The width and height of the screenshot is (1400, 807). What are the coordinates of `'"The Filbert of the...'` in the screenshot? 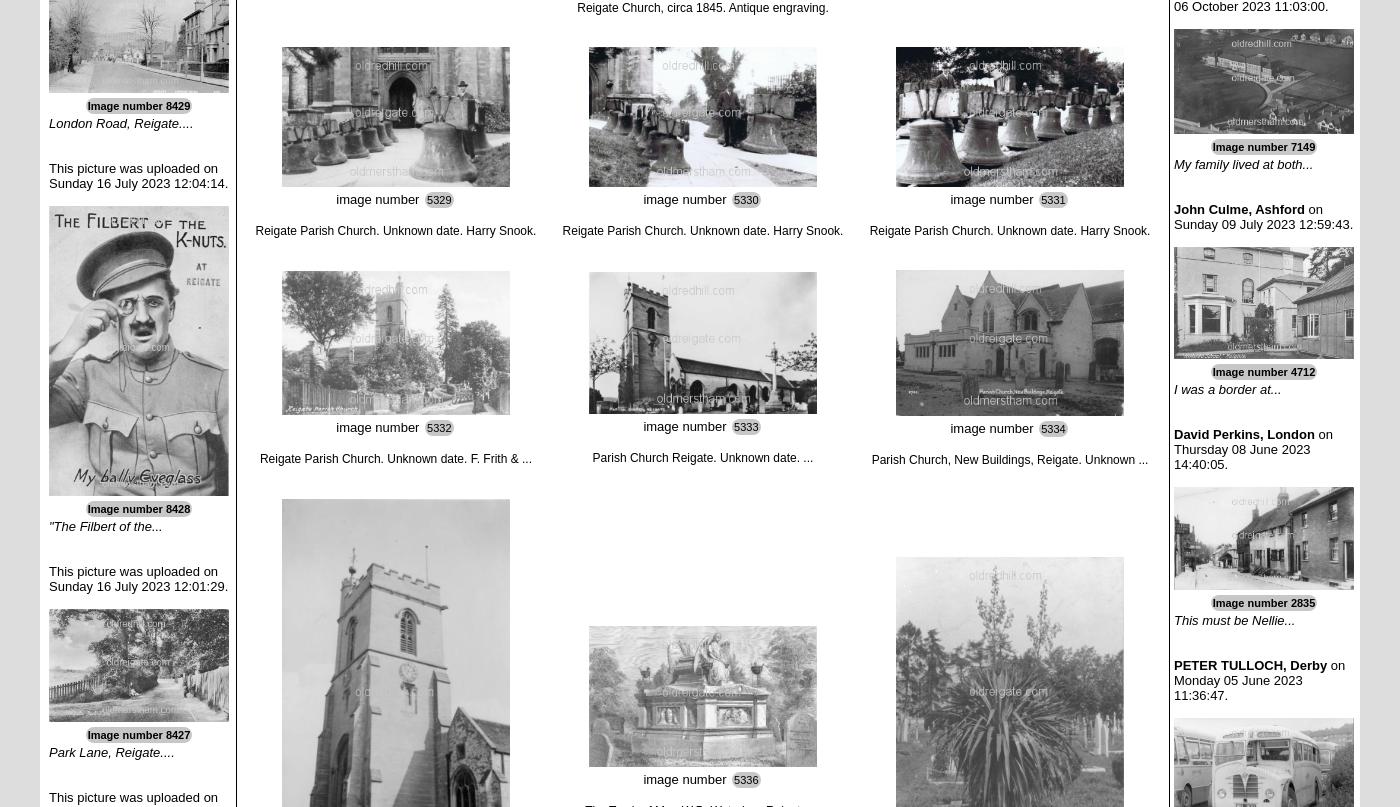 It's located at (105, 526).